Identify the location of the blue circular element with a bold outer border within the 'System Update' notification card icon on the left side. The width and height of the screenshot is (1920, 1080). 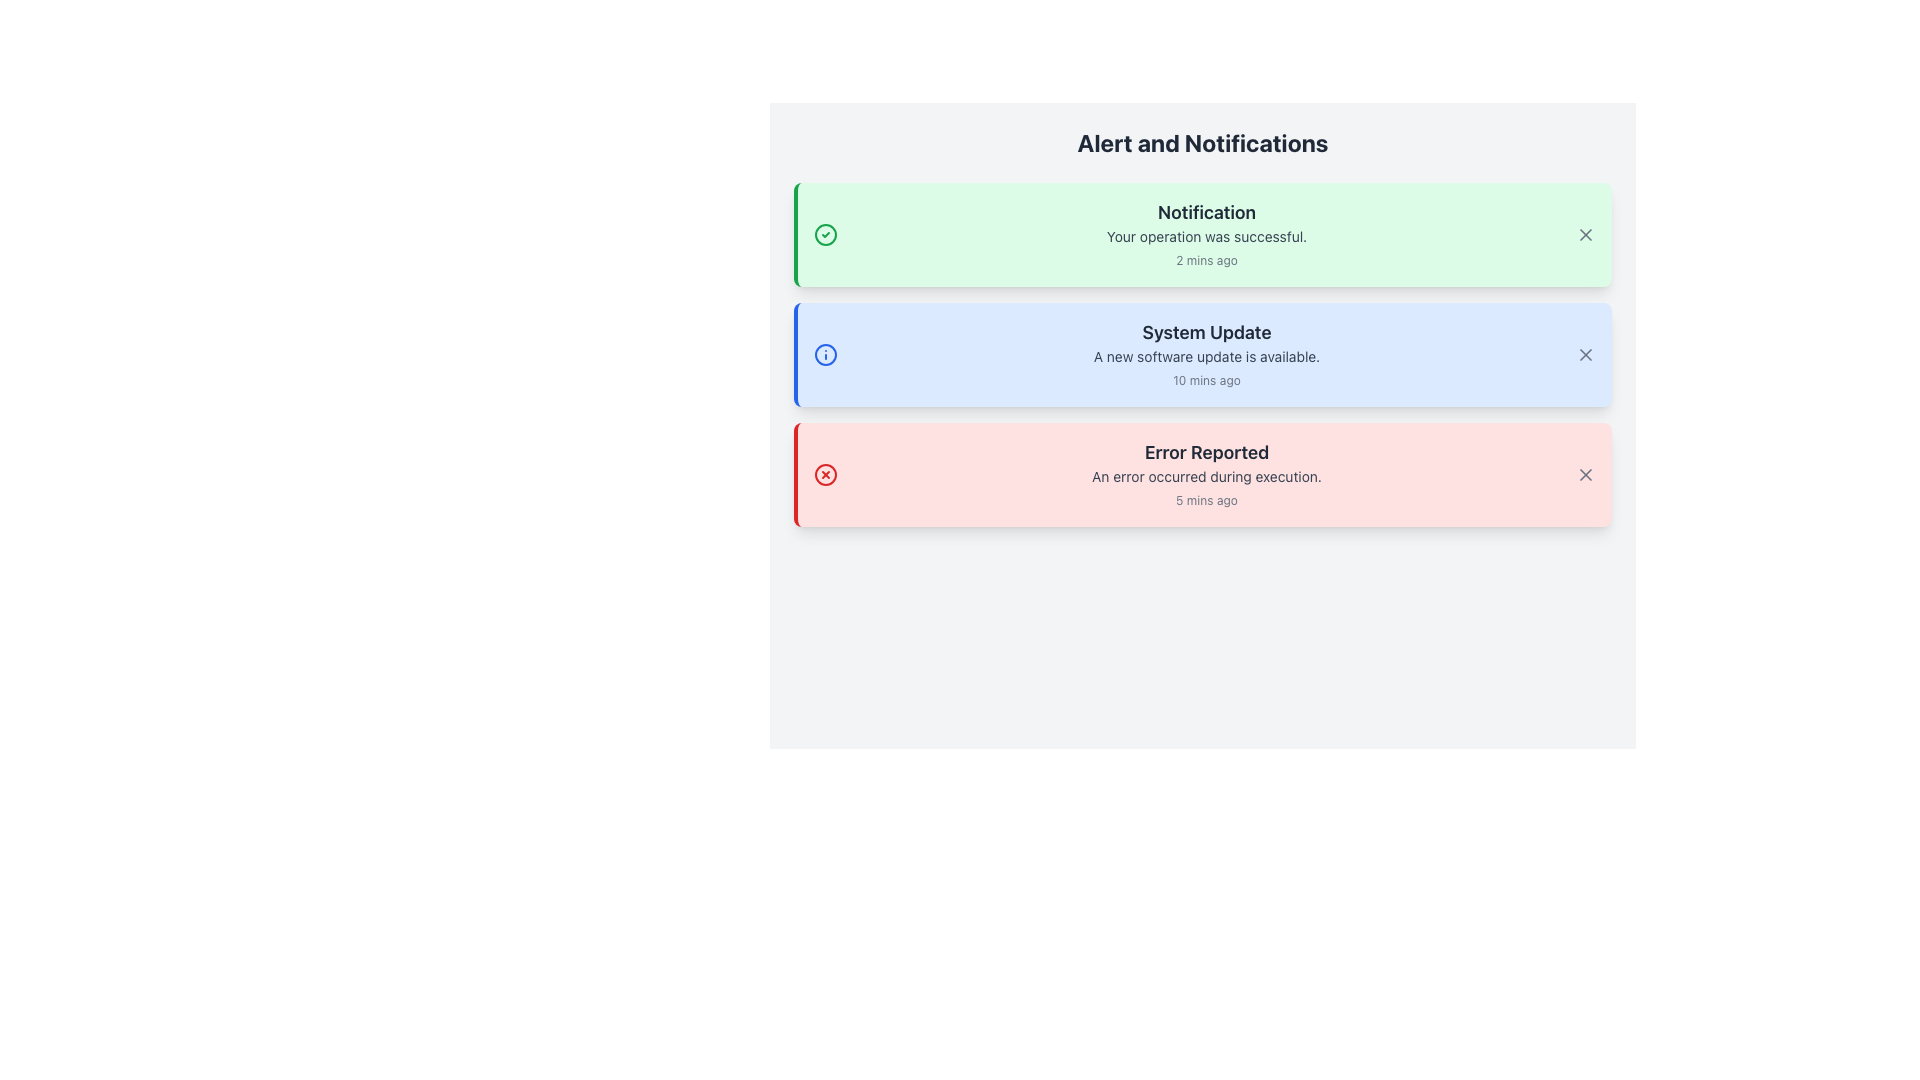
(825, 353).